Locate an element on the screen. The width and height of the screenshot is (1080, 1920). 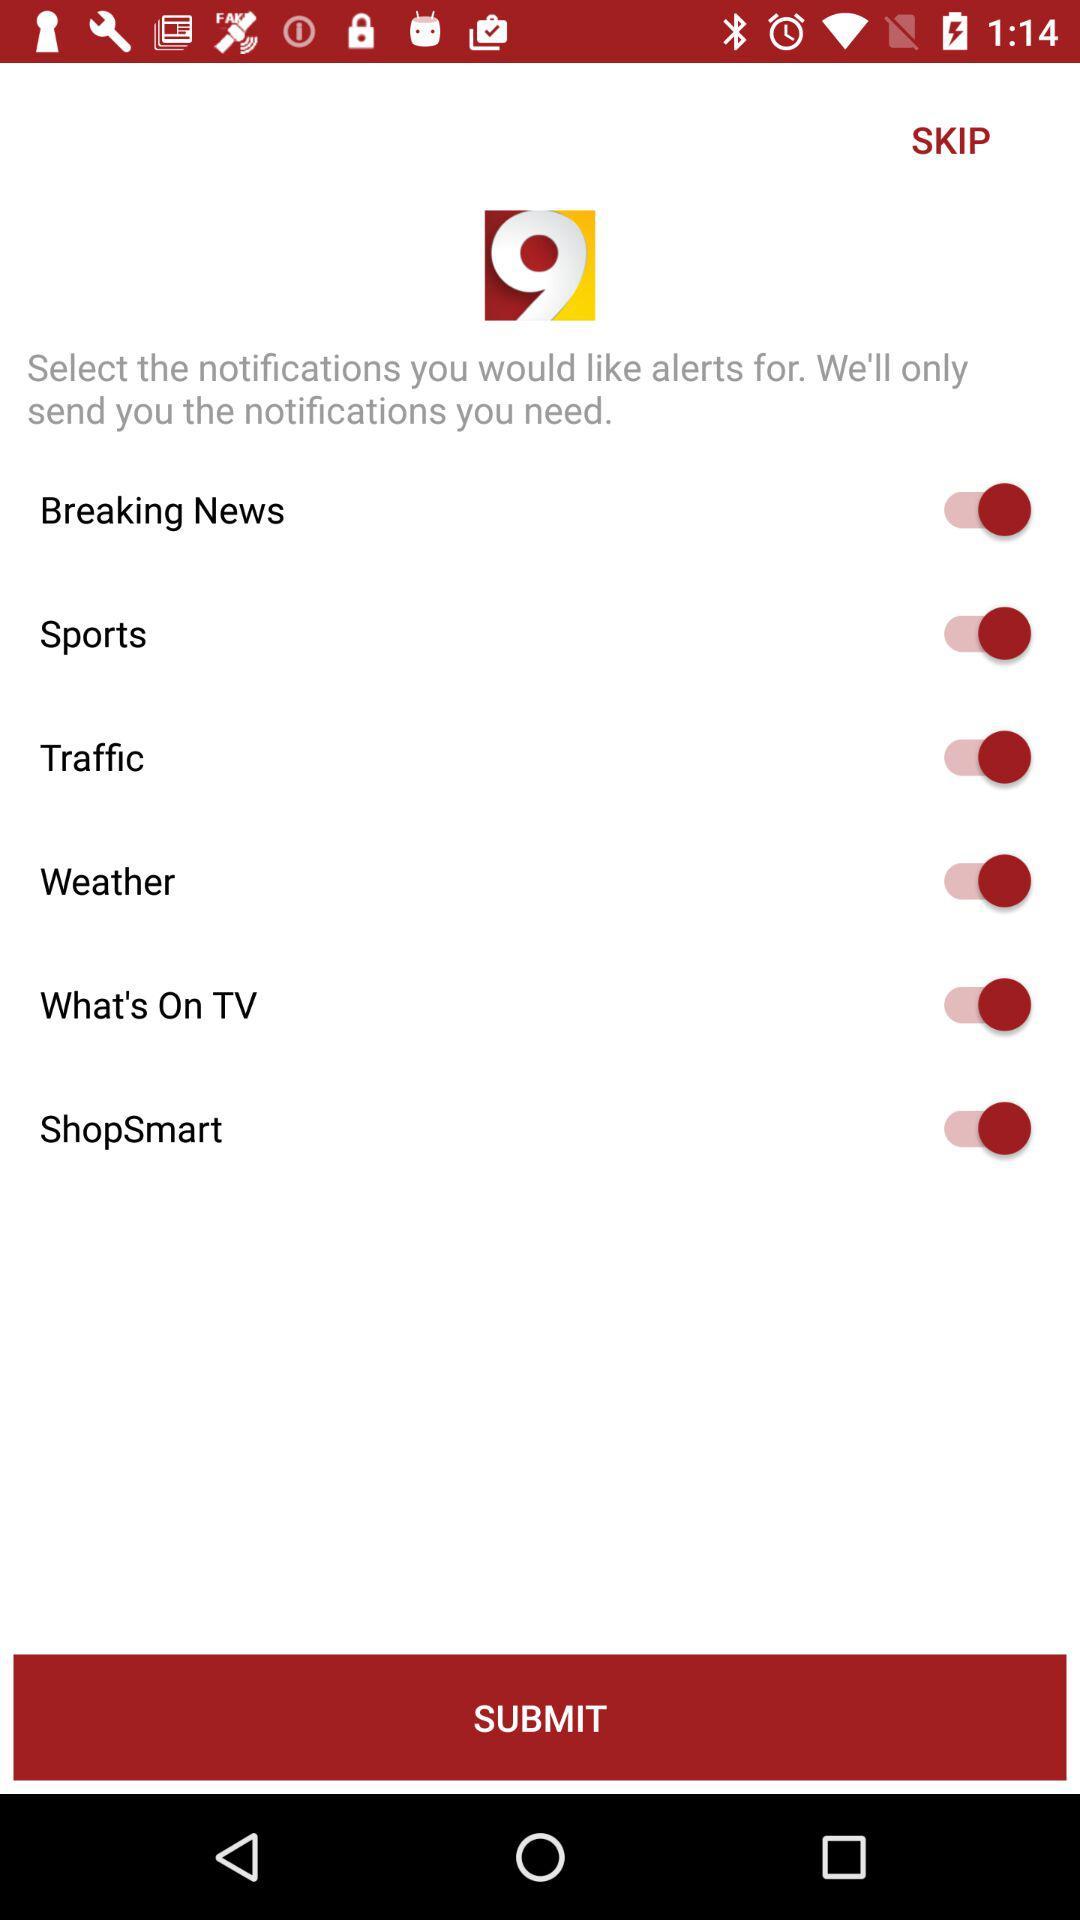
the item above select the notifications item is located at coordinates (950, 138).